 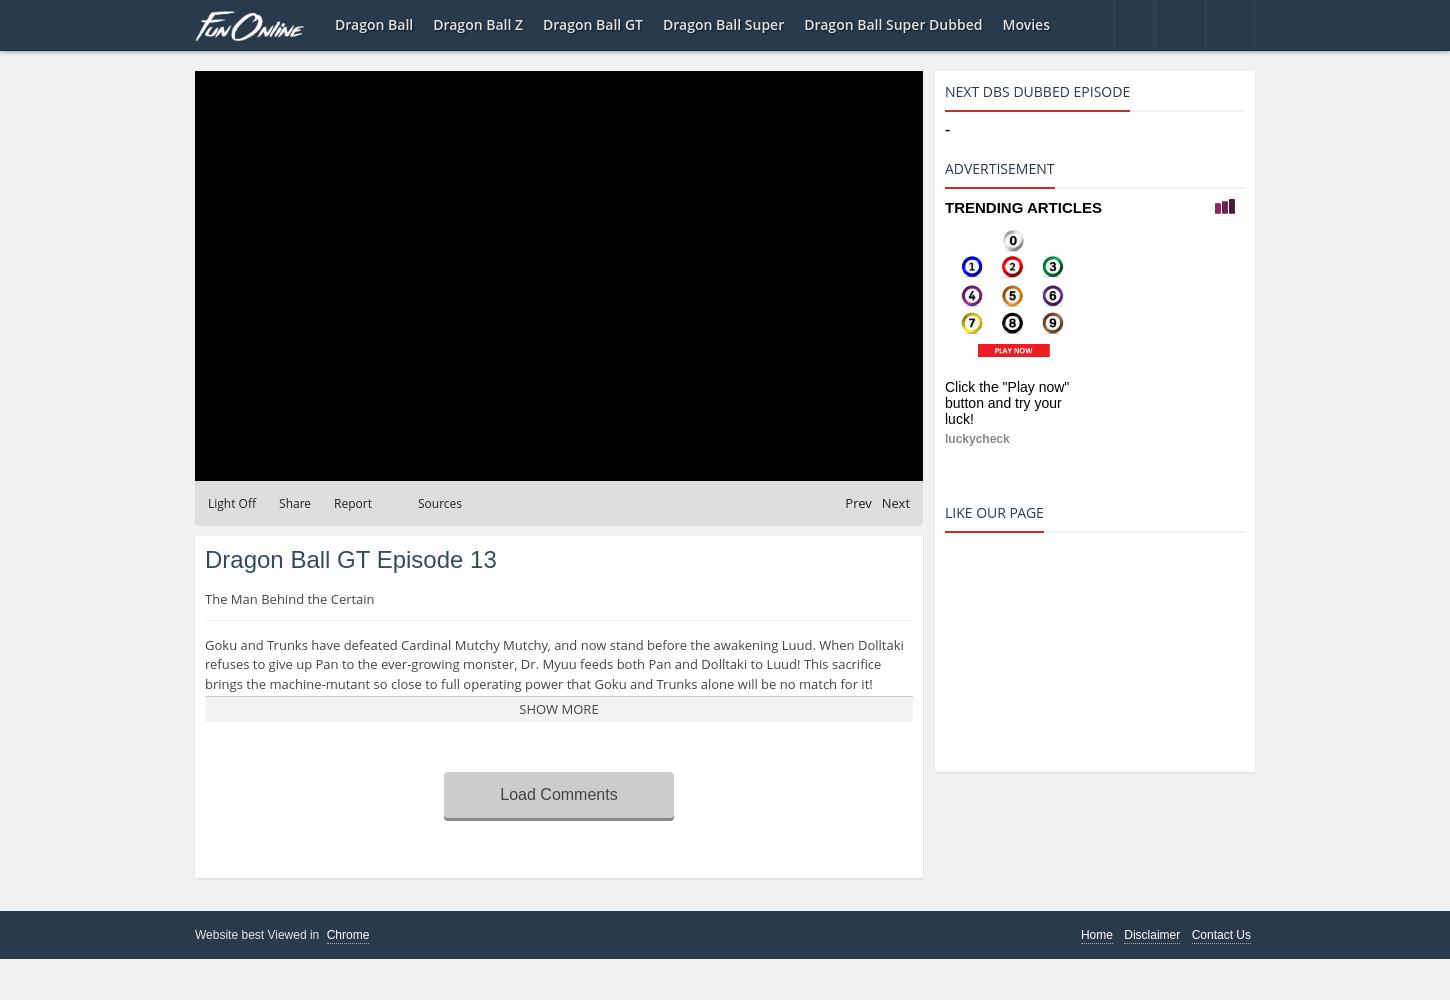 I want to click on 'The Man Behind the Certain', so click(x=289, y=598).